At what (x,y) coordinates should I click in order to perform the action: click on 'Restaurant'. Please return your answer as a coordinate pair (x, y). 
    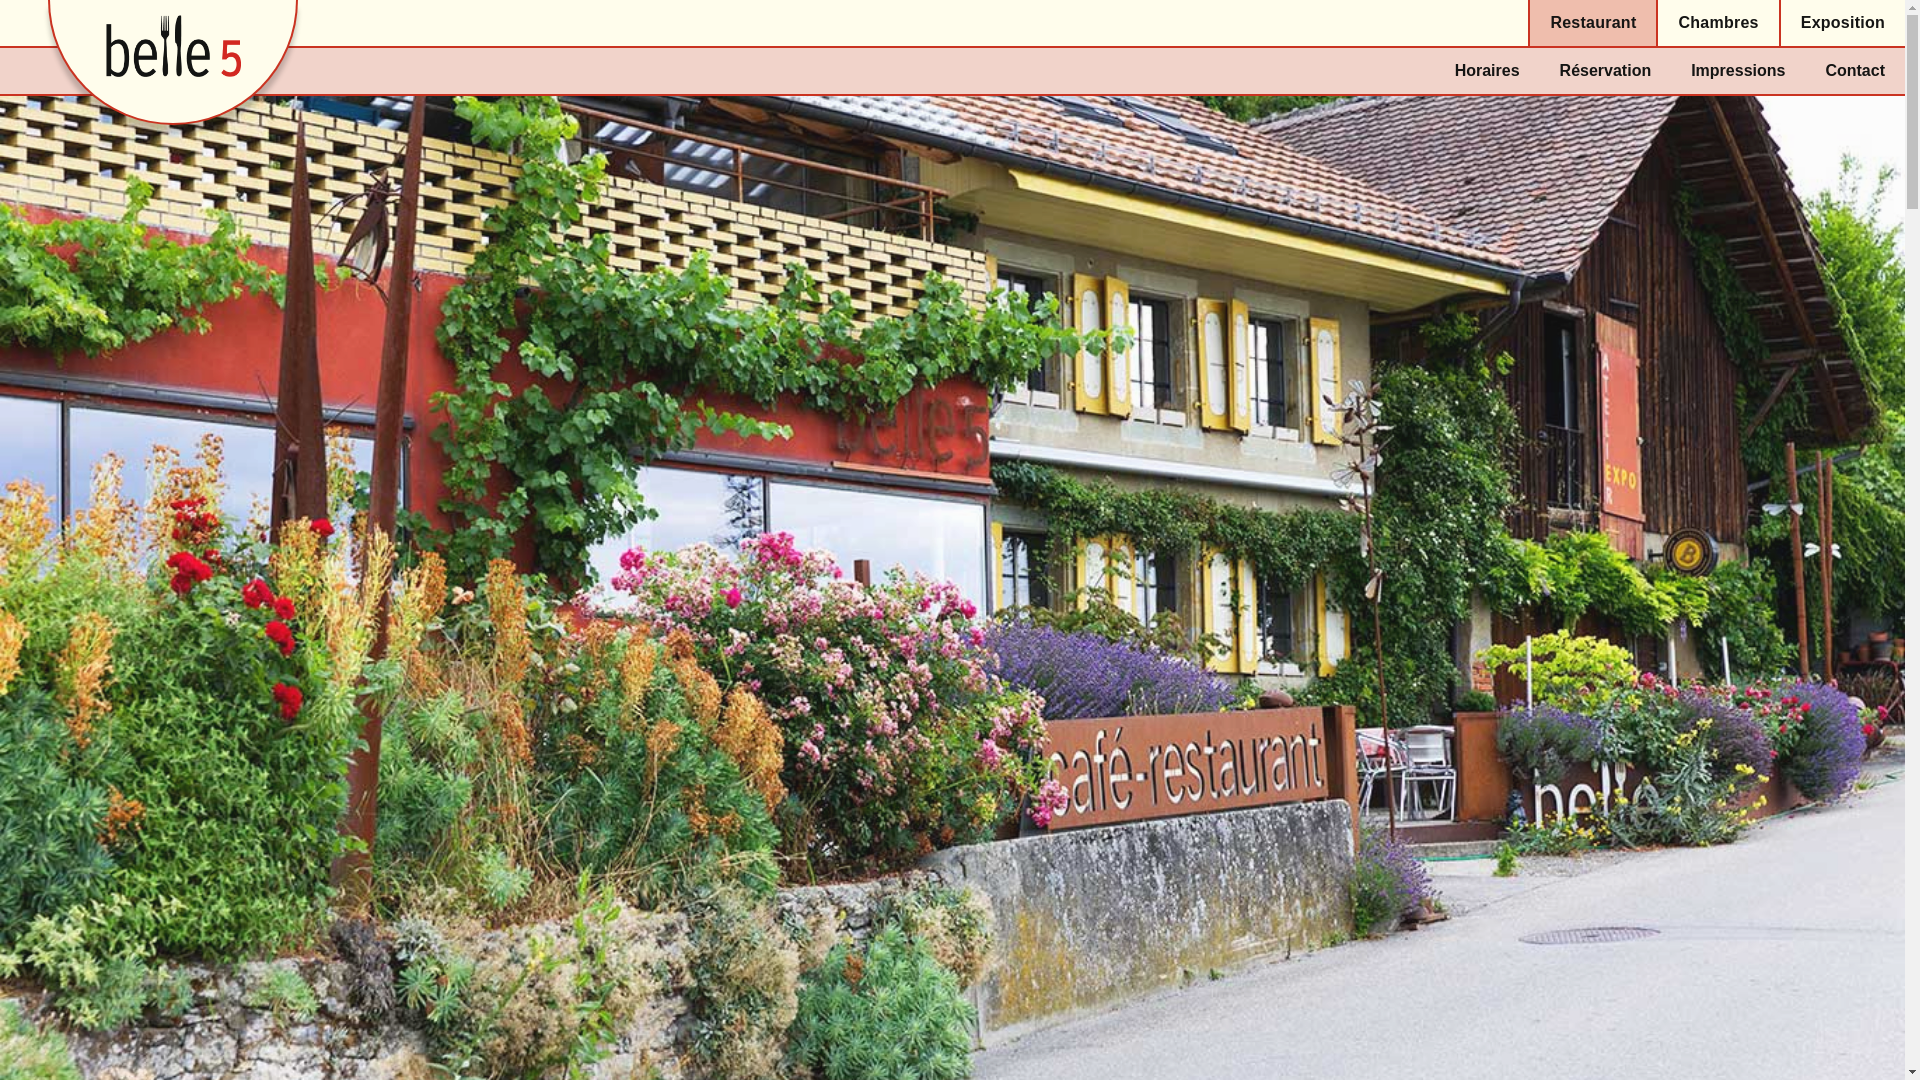
    Looking at the image, I should click on (1592, 23).